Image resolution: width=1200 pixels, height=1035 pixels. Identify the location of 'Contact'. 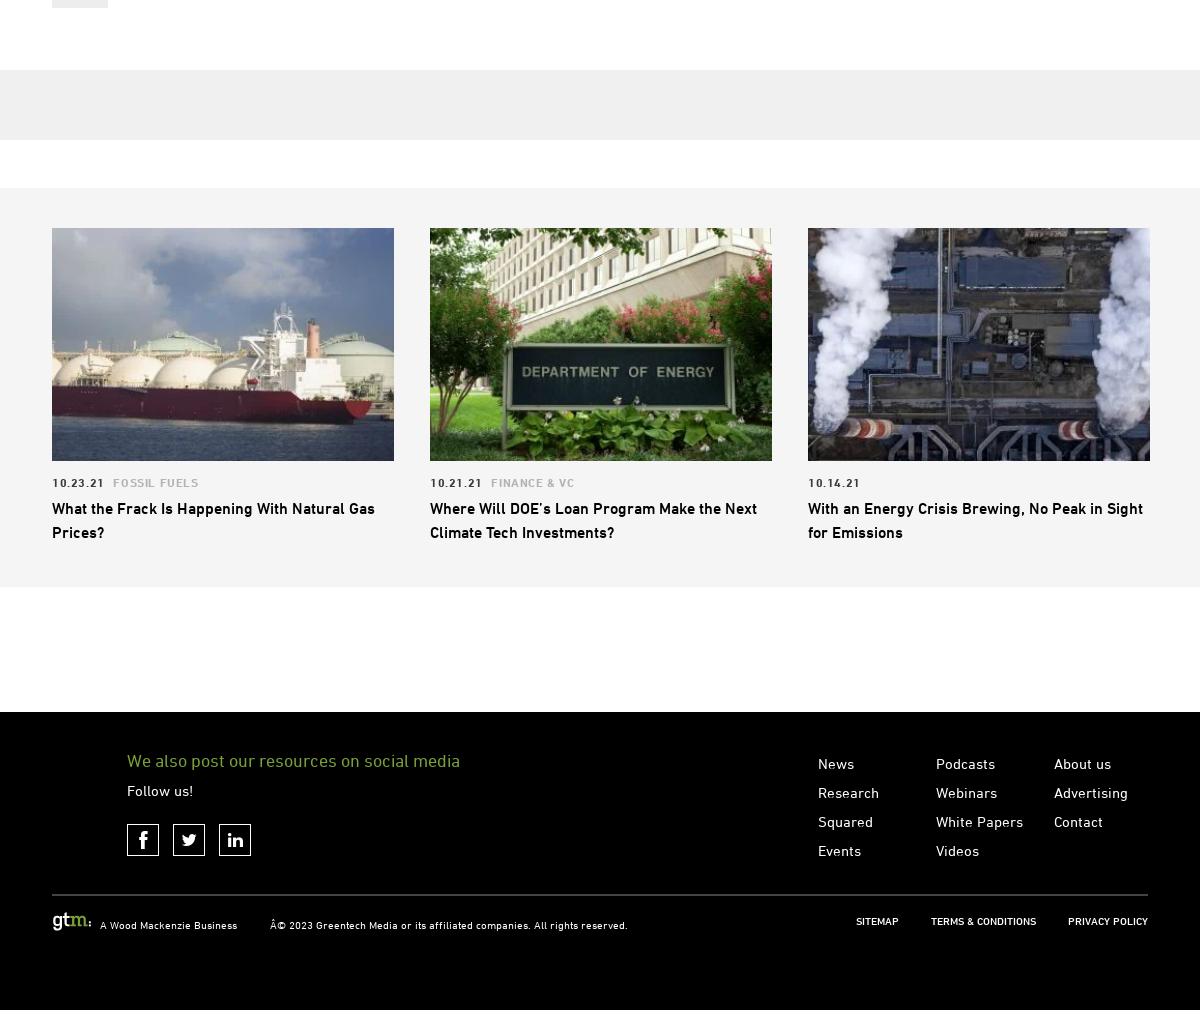
(1052, 904).